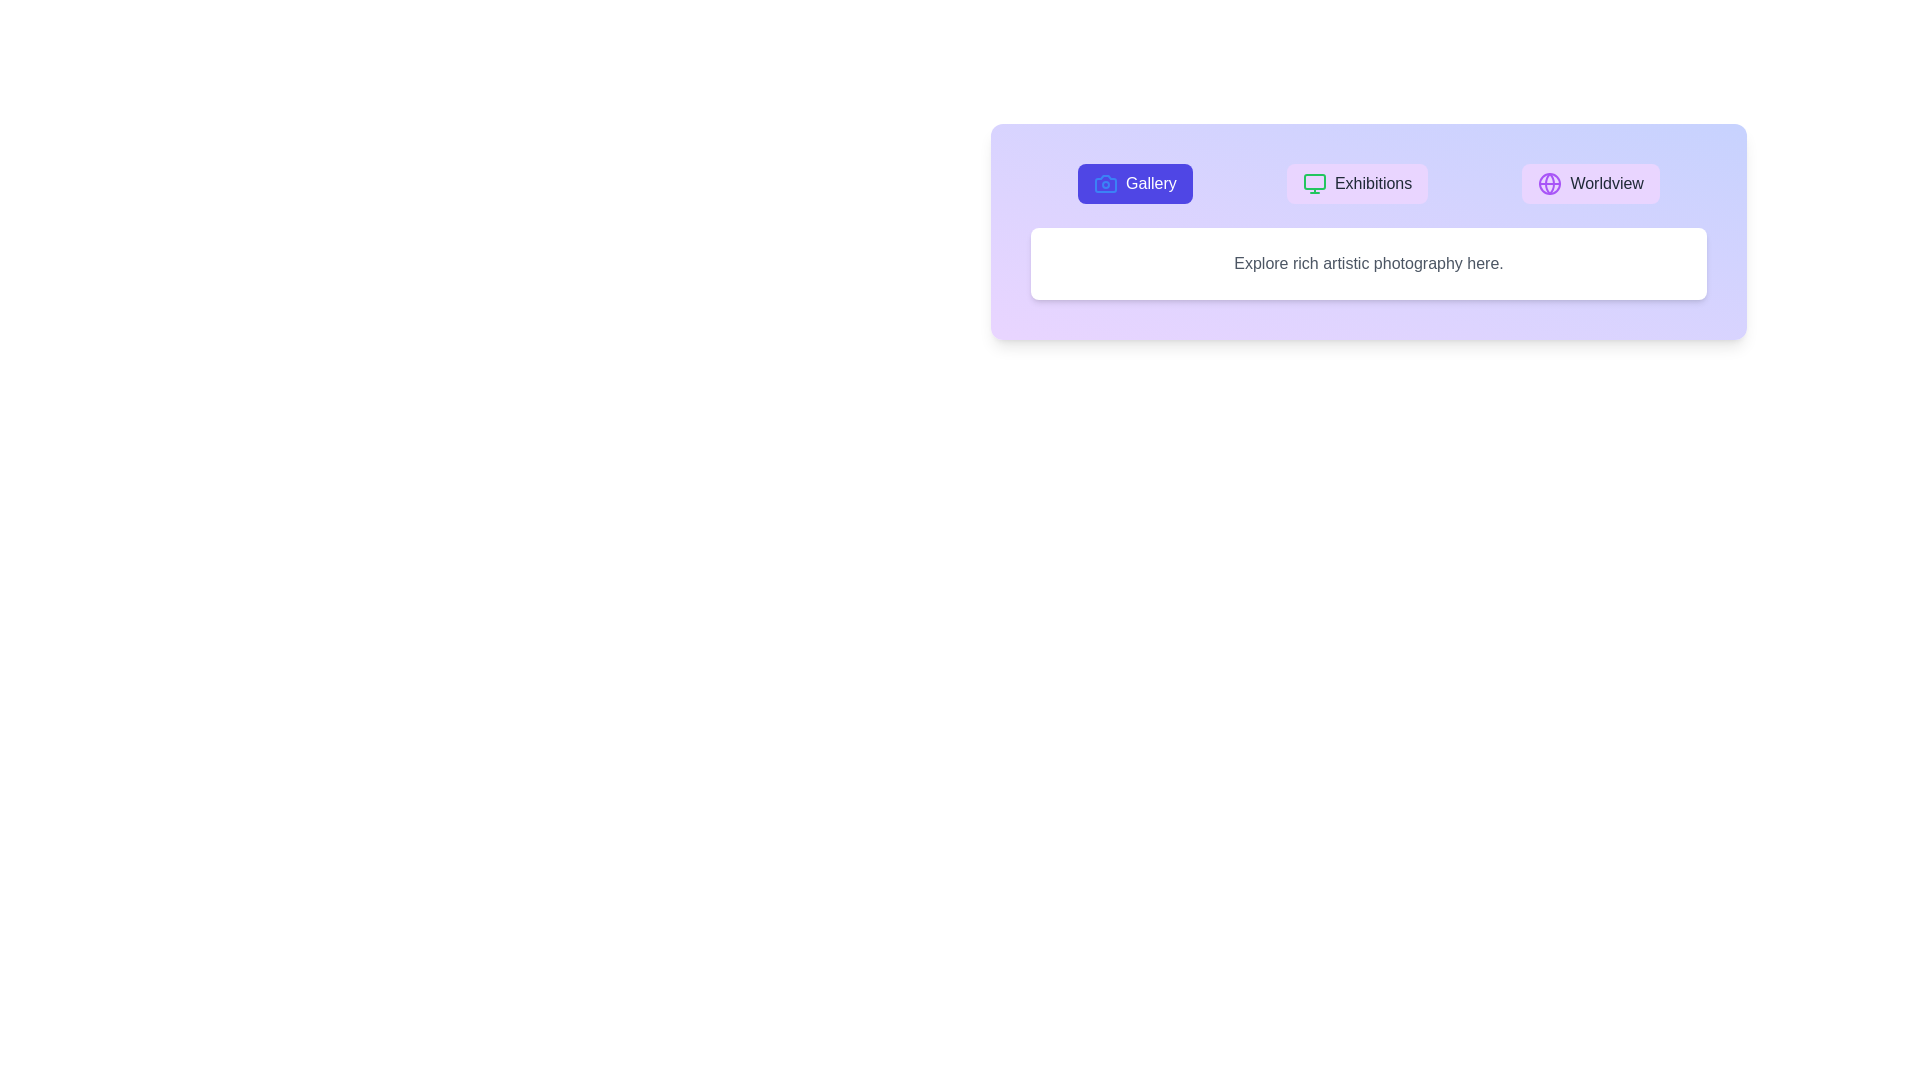  I want to click on the Exhibitions tab button to see its hover effect, so click(1357, 184).